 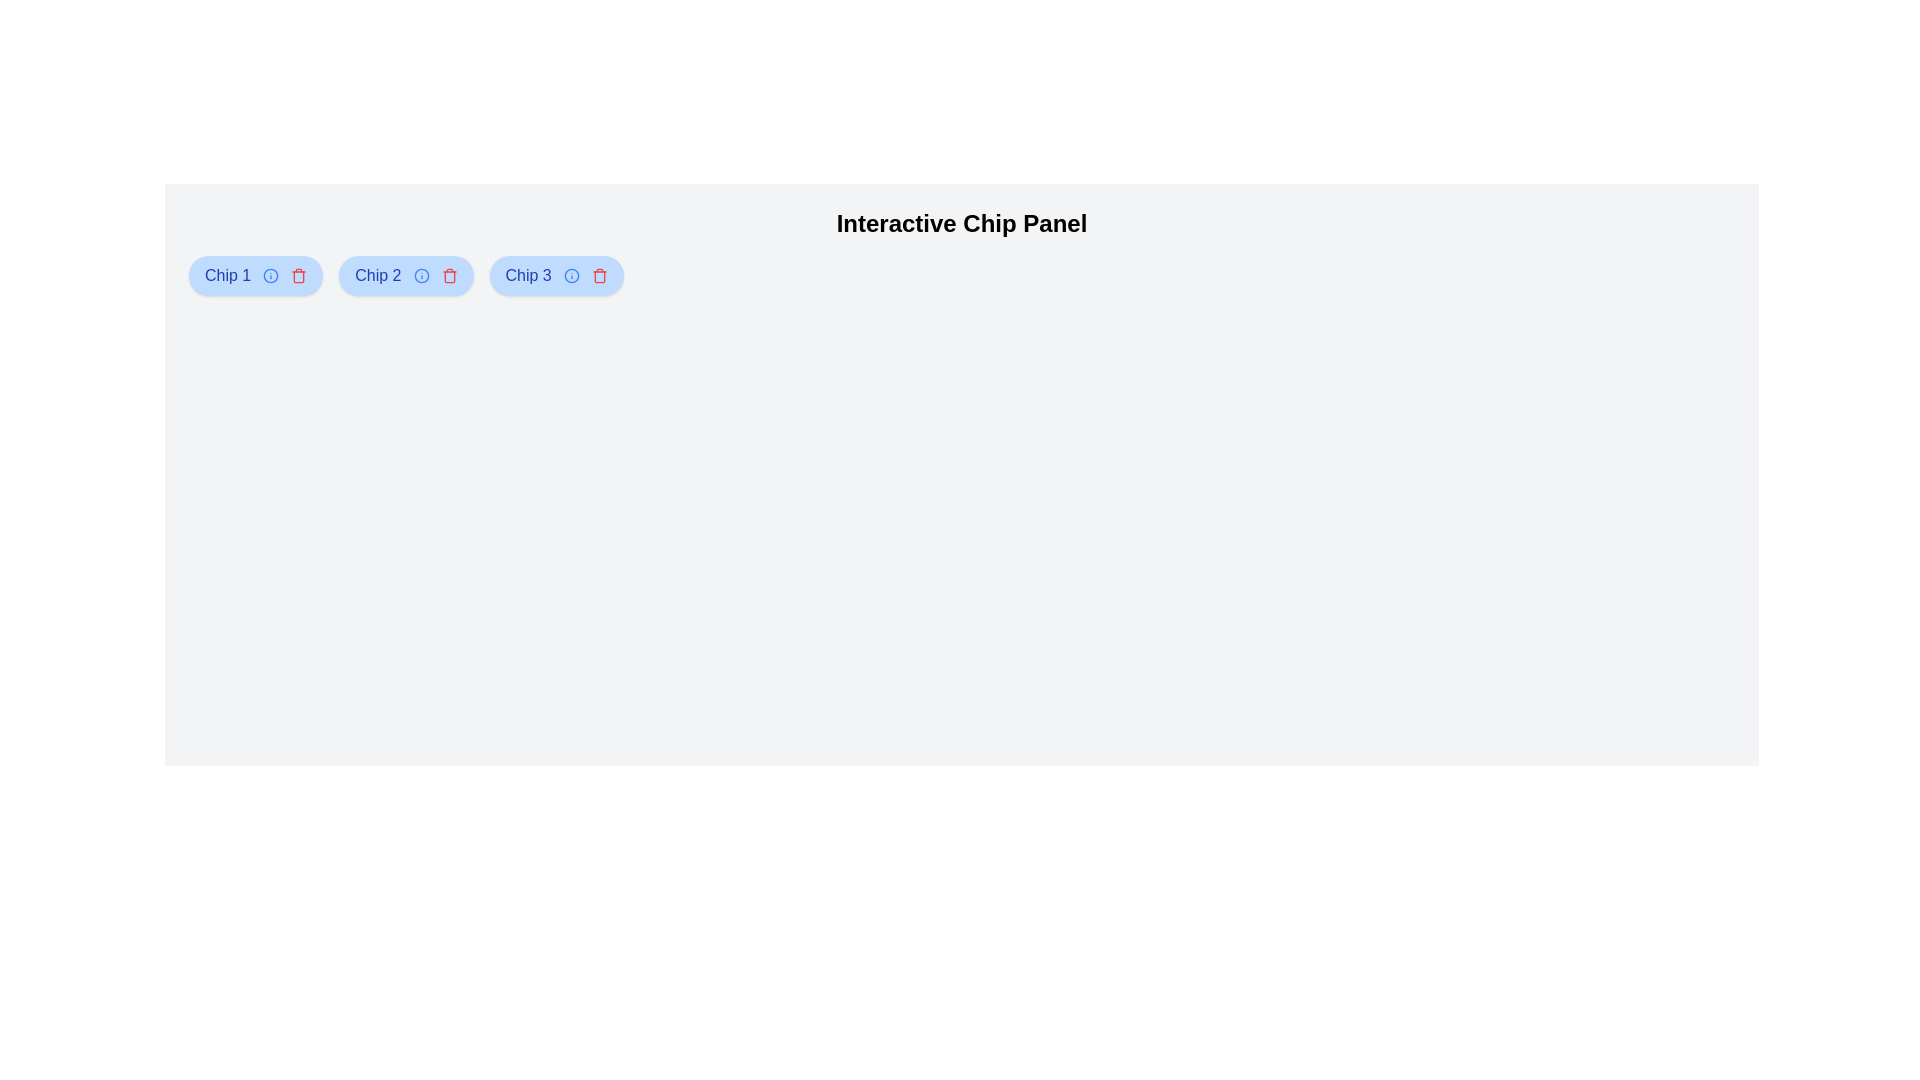 What do you see at coordinates (270, 276) in the screenshot?
I see `the info button of the chip labeled Chip 1` at bounding box center [270, 276].